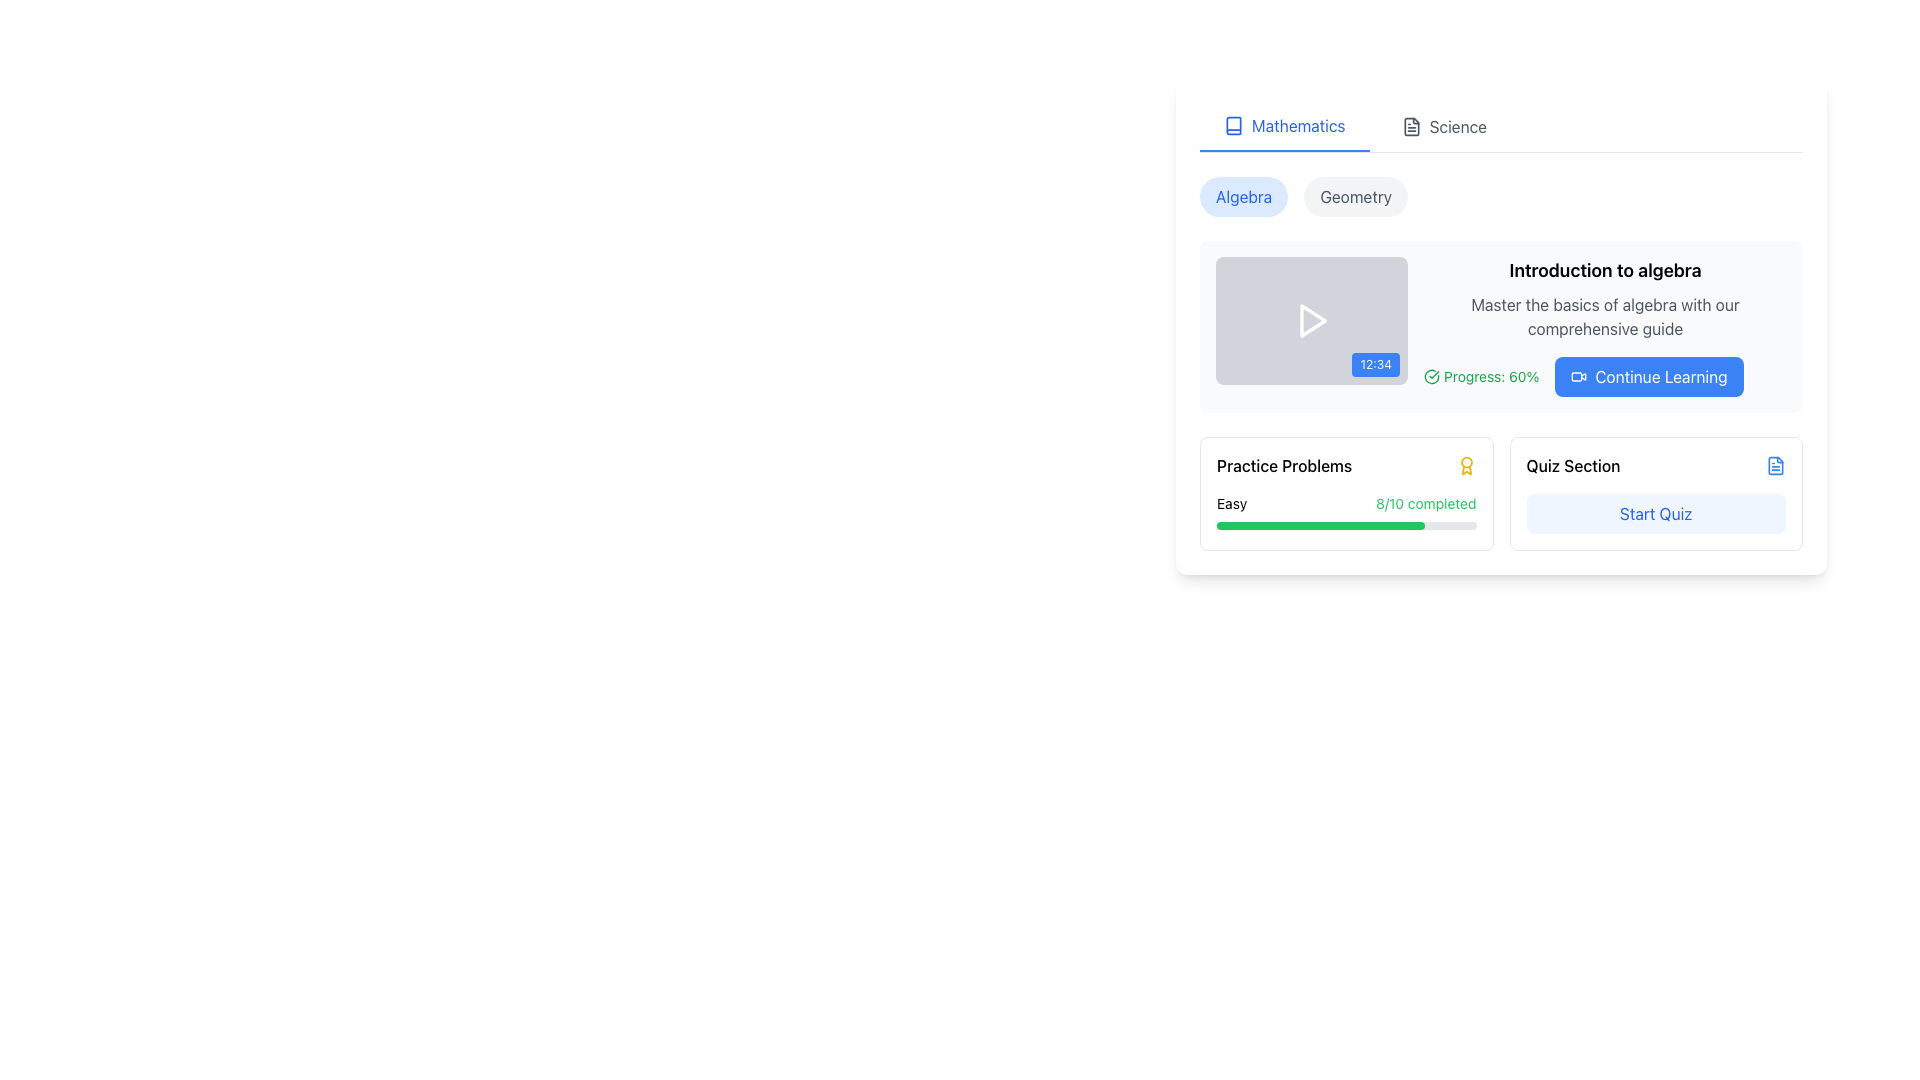 The height and width of the screenshot is (1080, 1920). What do you see at coordinates (1430, 377) in the screenshot?
I see `the green checkmark icon that signifies completed progress, located to the left of the 'Progress: 60%' text` at bounding box center [1430, 377].